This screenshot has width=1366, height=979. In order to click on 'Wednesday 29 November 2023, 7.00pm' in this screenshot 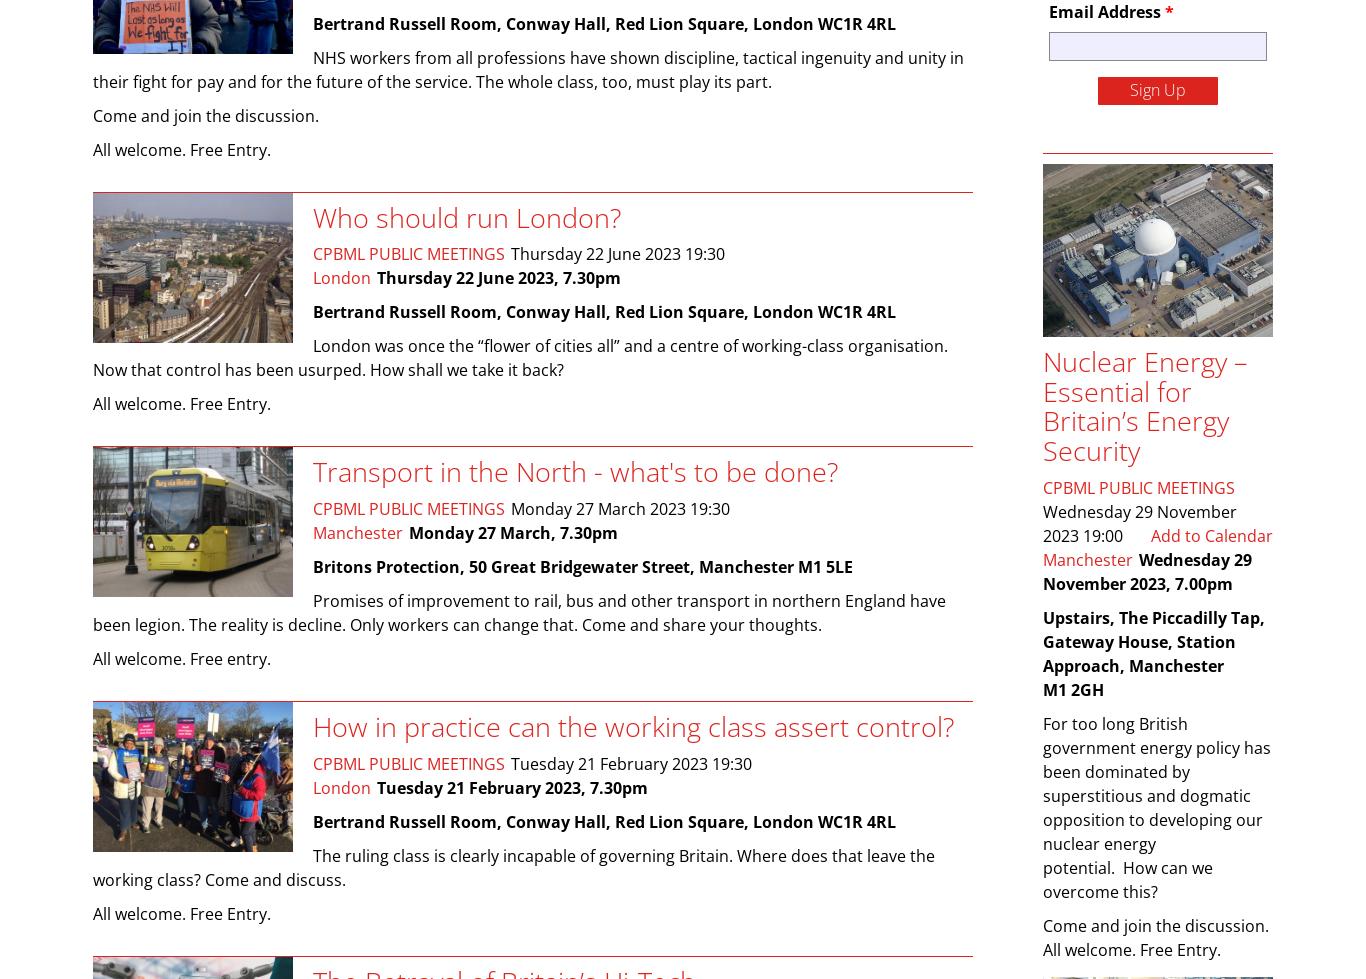, I will do `click(1041, 569)`.